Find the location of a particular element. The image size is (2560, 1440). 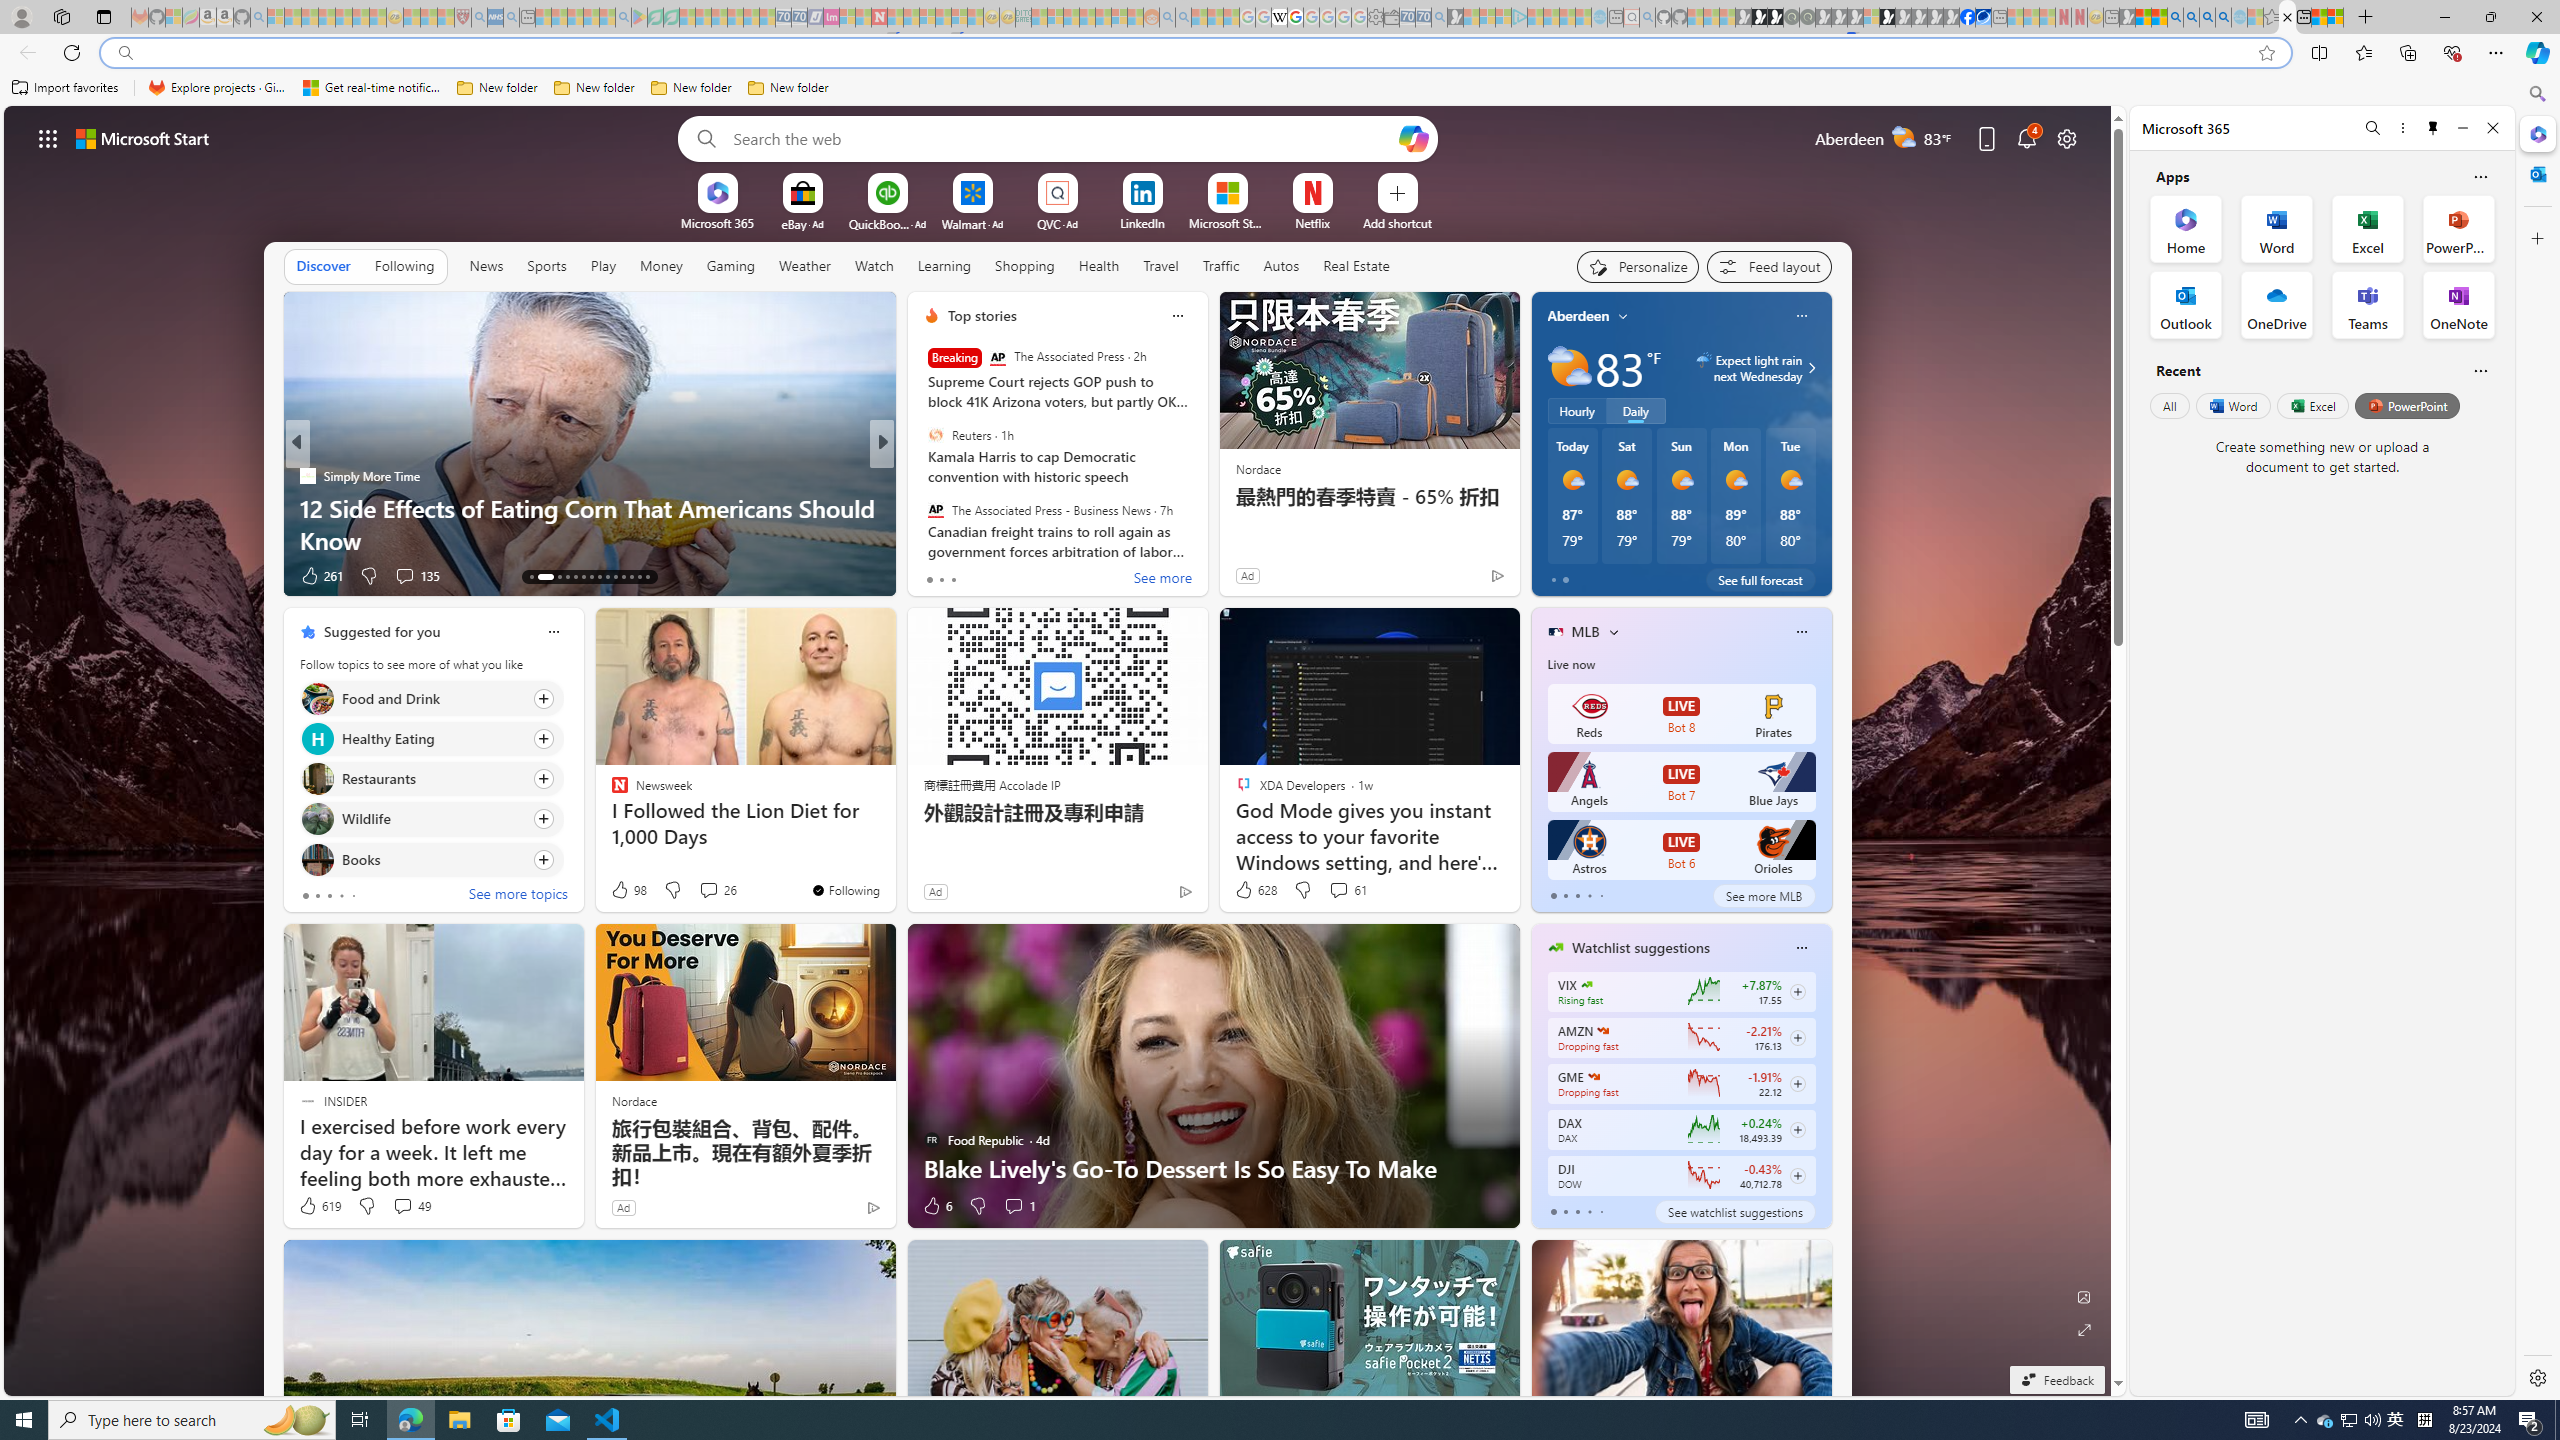

'73 Like' is located at coordinates (933, 575).